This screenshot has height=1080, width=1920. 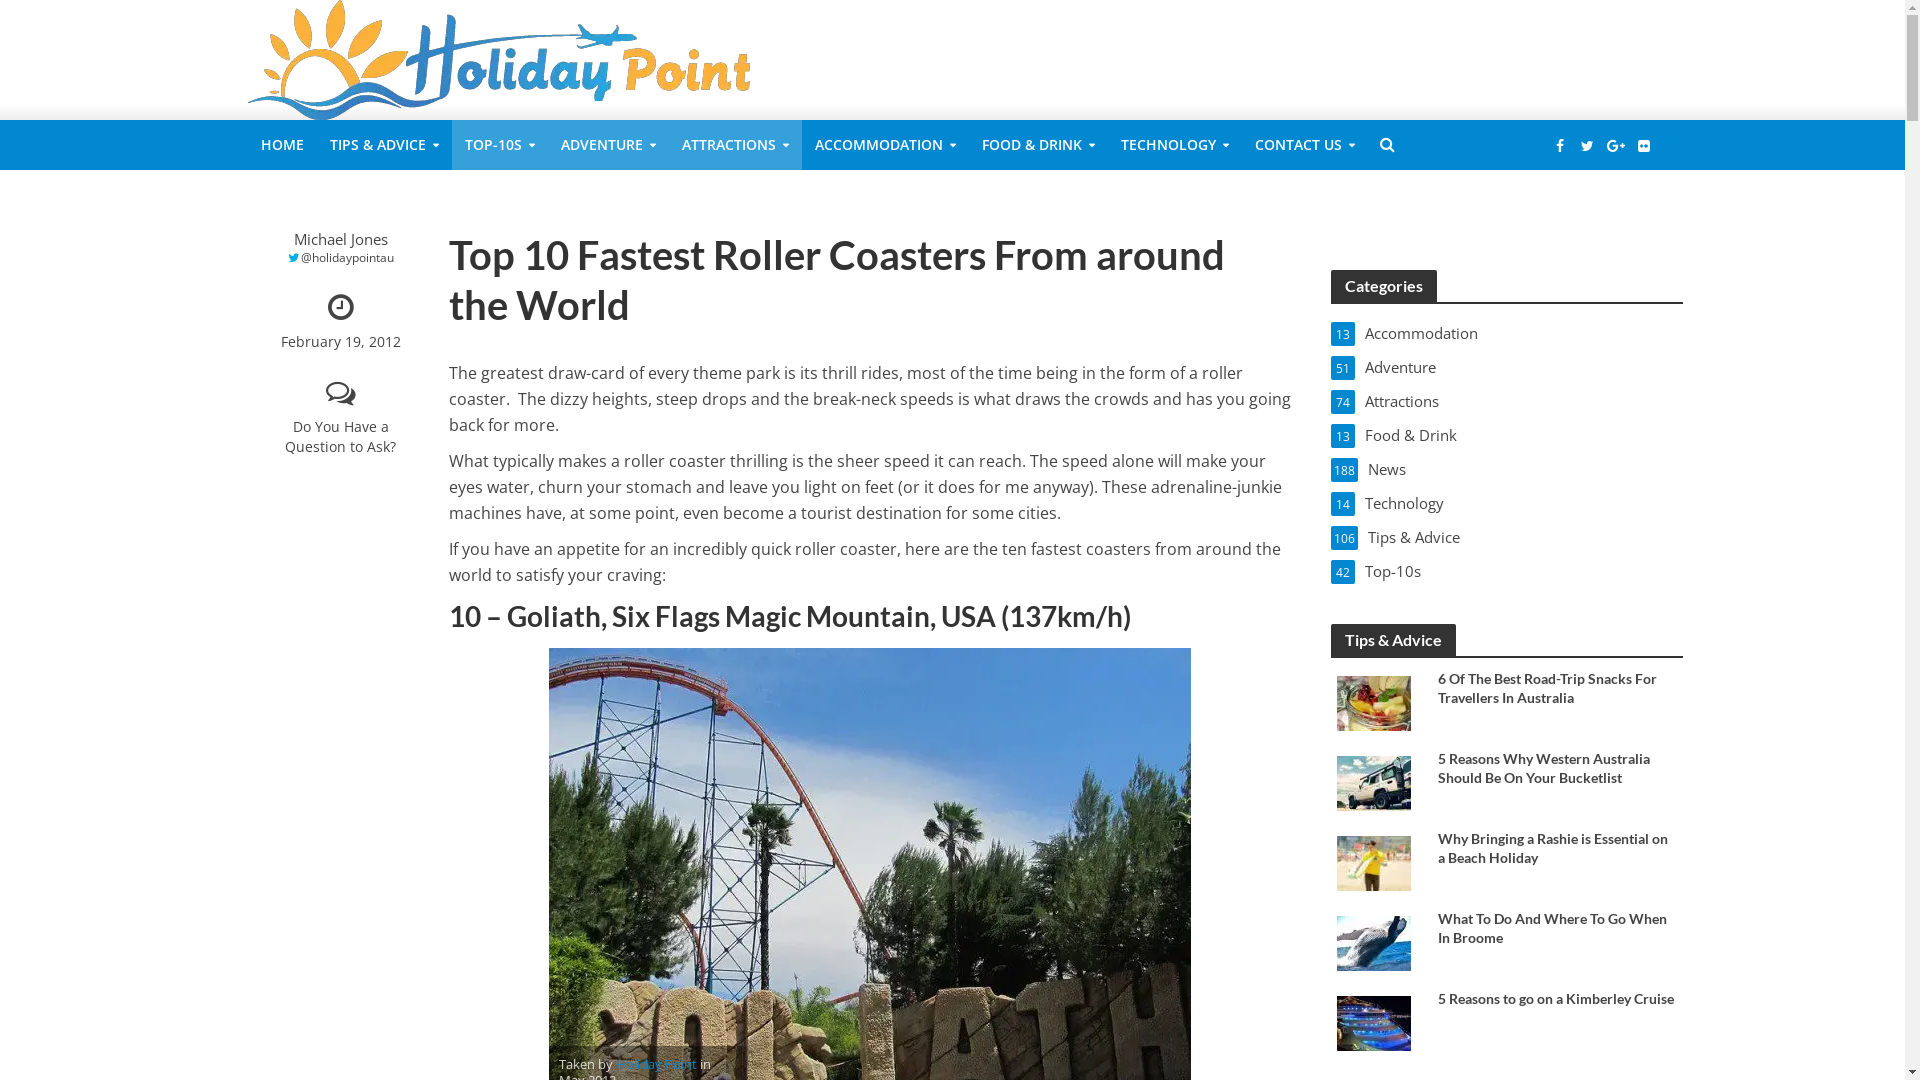 I want to click on 'What To Do And Where To Go When In Broome', so click(x=1555, y=928).